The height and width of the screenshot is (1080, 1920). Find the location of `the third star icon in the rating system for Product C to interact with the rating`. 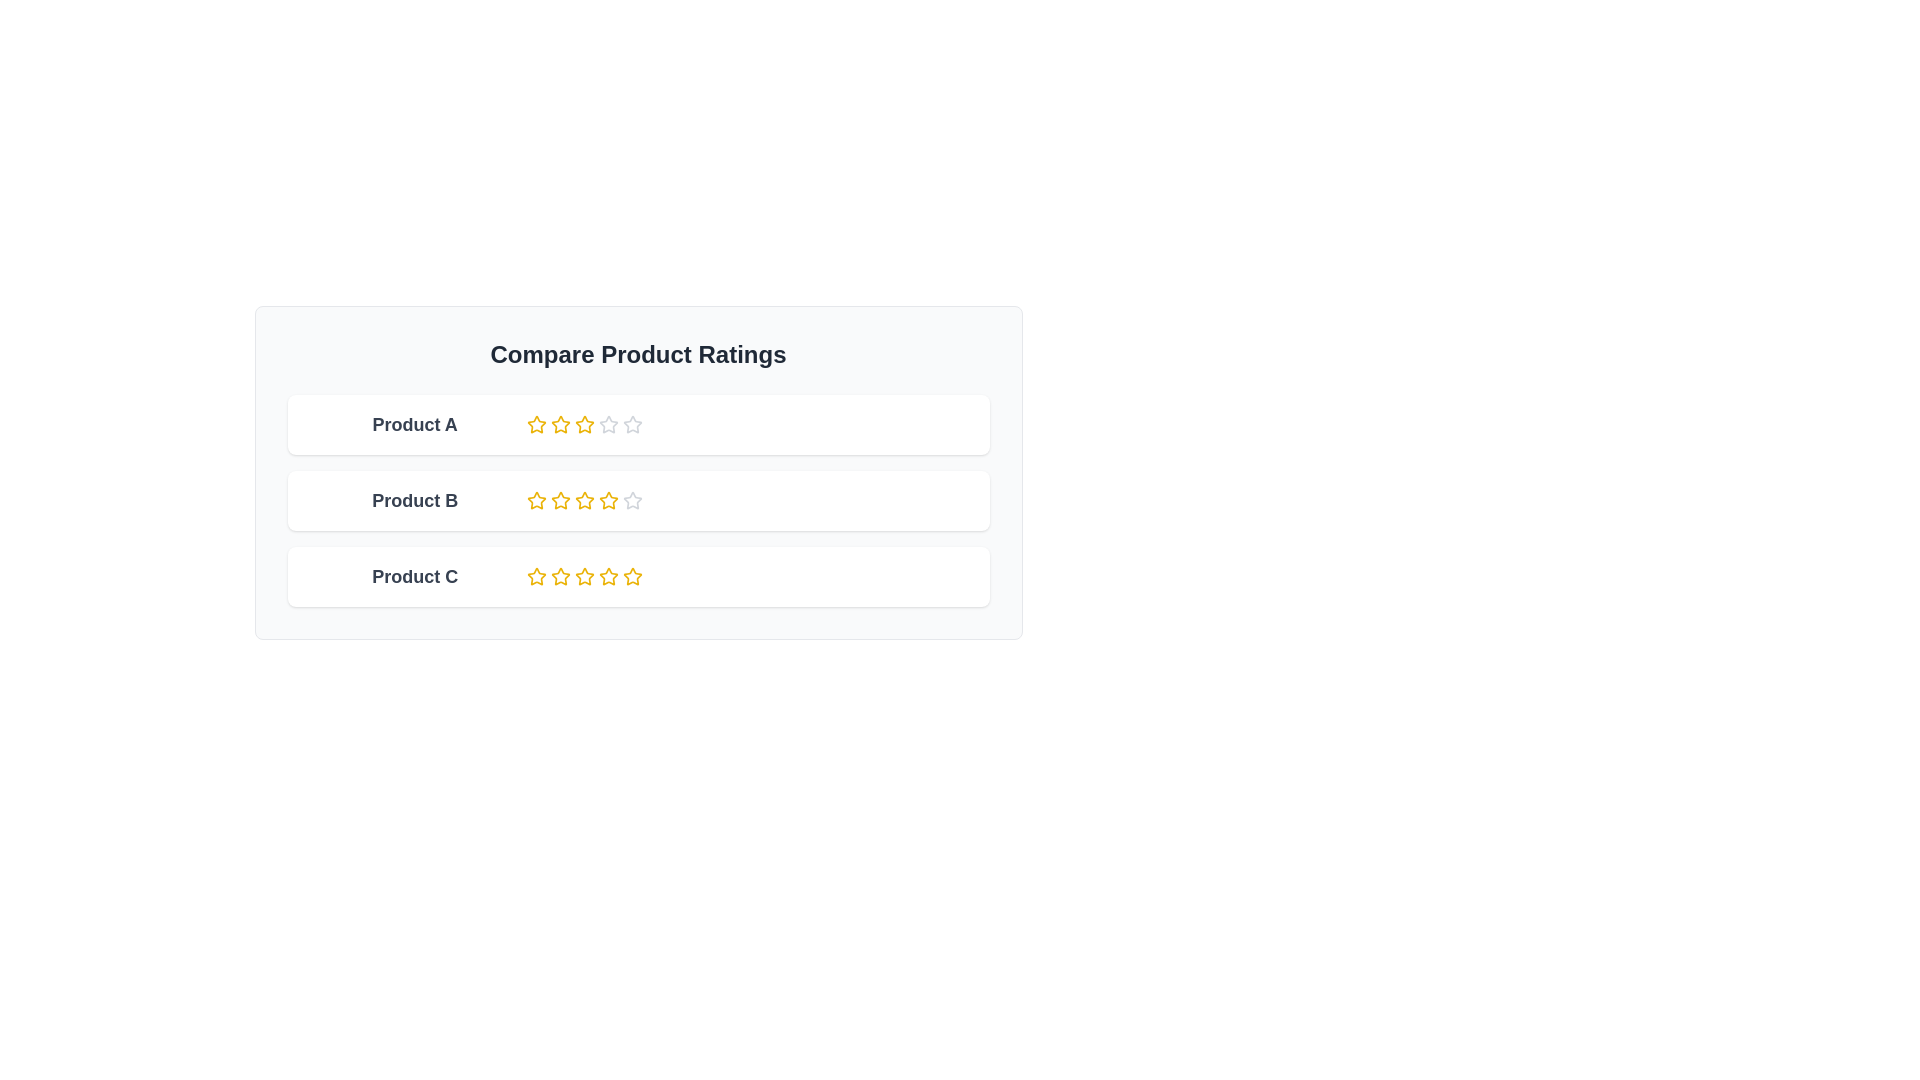

the third star icon in the rating system for Product C to interact with the rating is located at coordinates (583, 576).